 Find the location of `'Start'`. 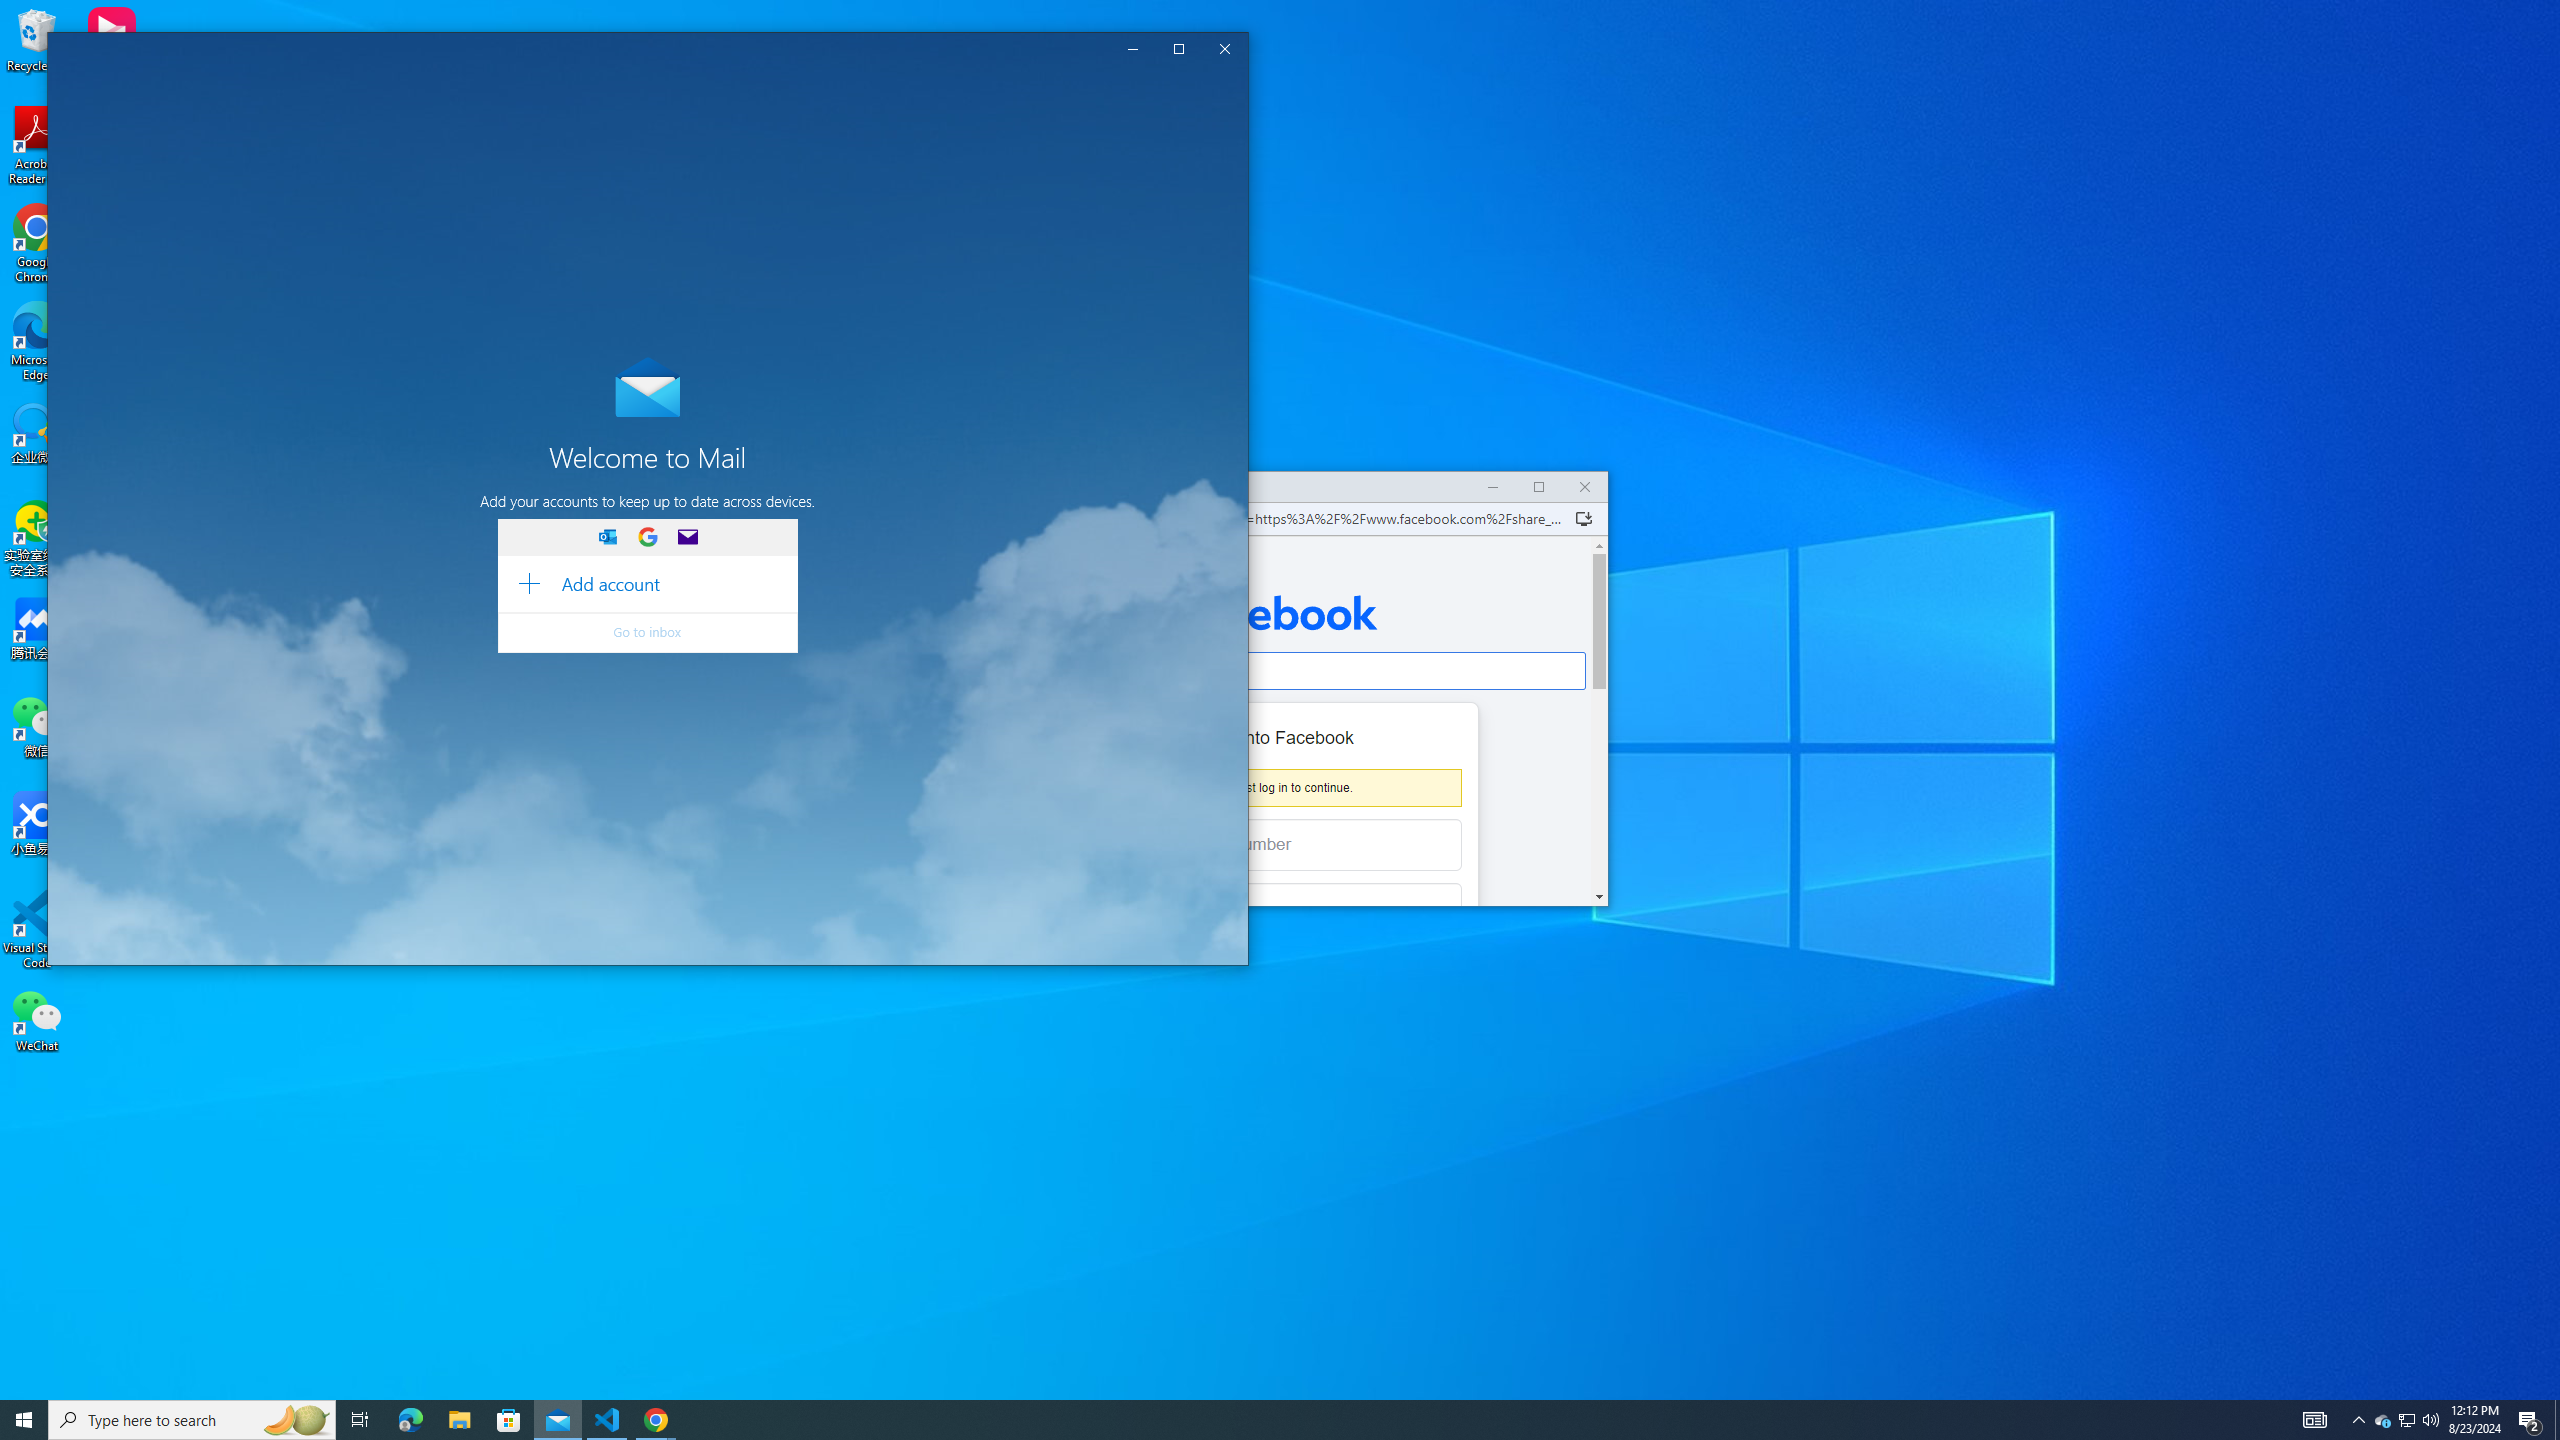

'Start' is located at coordinates (24, 1418).